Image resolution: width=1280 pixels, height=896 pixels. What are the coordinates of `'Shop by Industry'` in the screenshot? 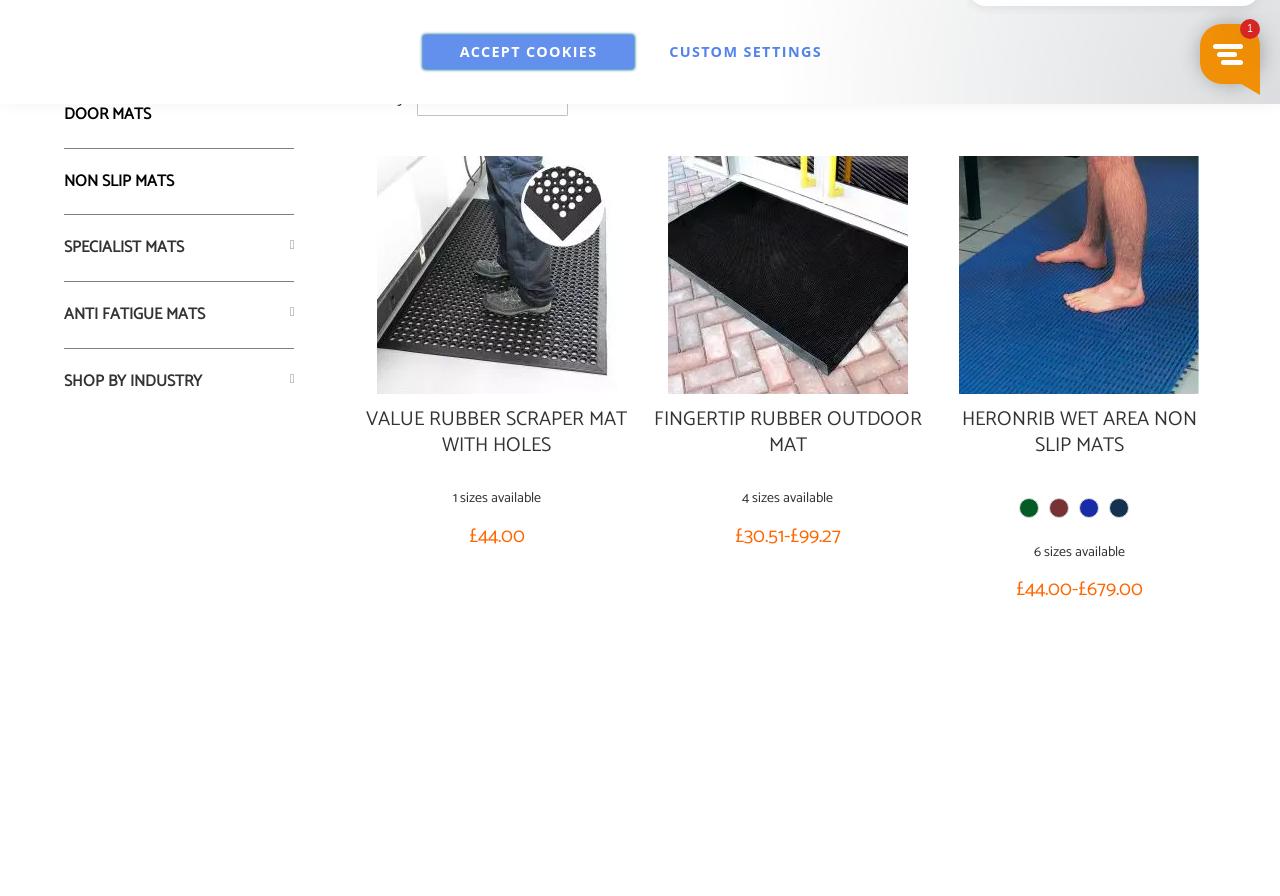 It's located at (131, 380).